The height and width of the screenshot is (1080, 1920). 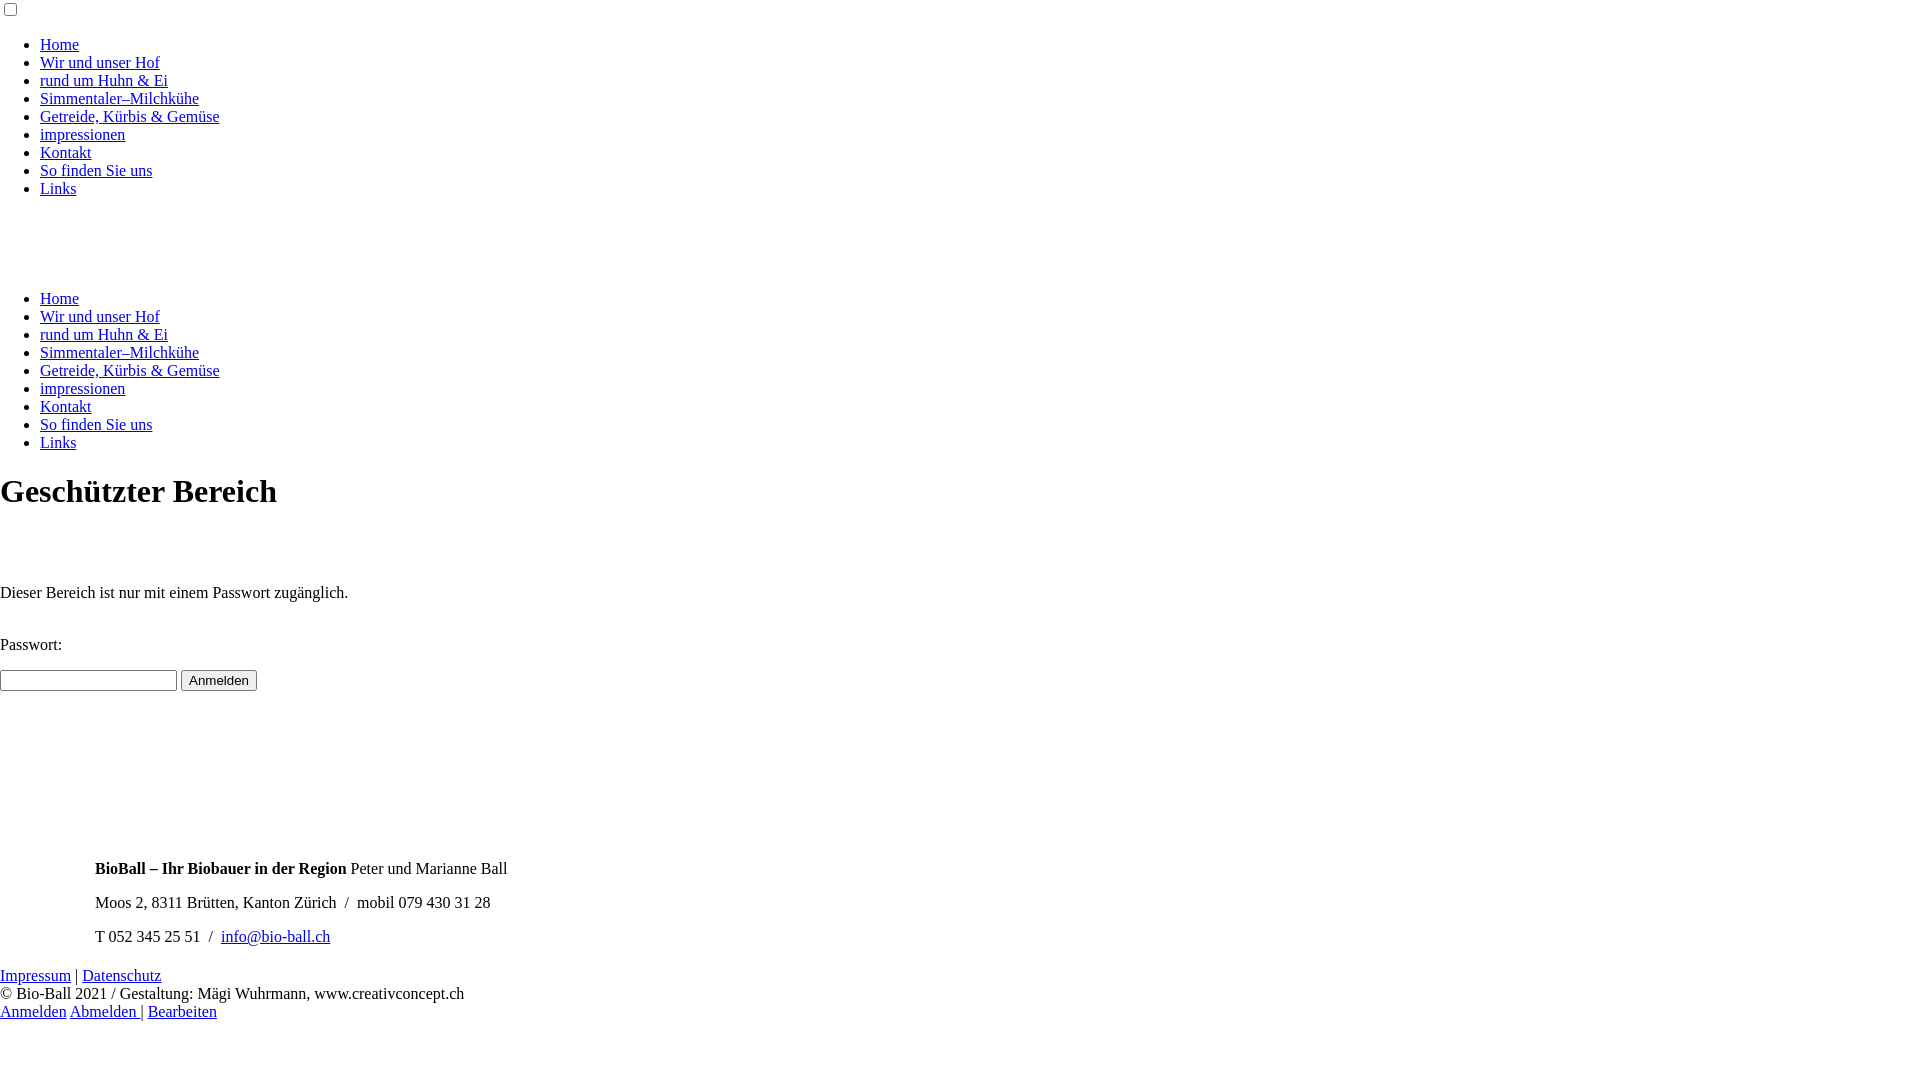 I want to click on 'Impressum', so click(x=35, y=974).